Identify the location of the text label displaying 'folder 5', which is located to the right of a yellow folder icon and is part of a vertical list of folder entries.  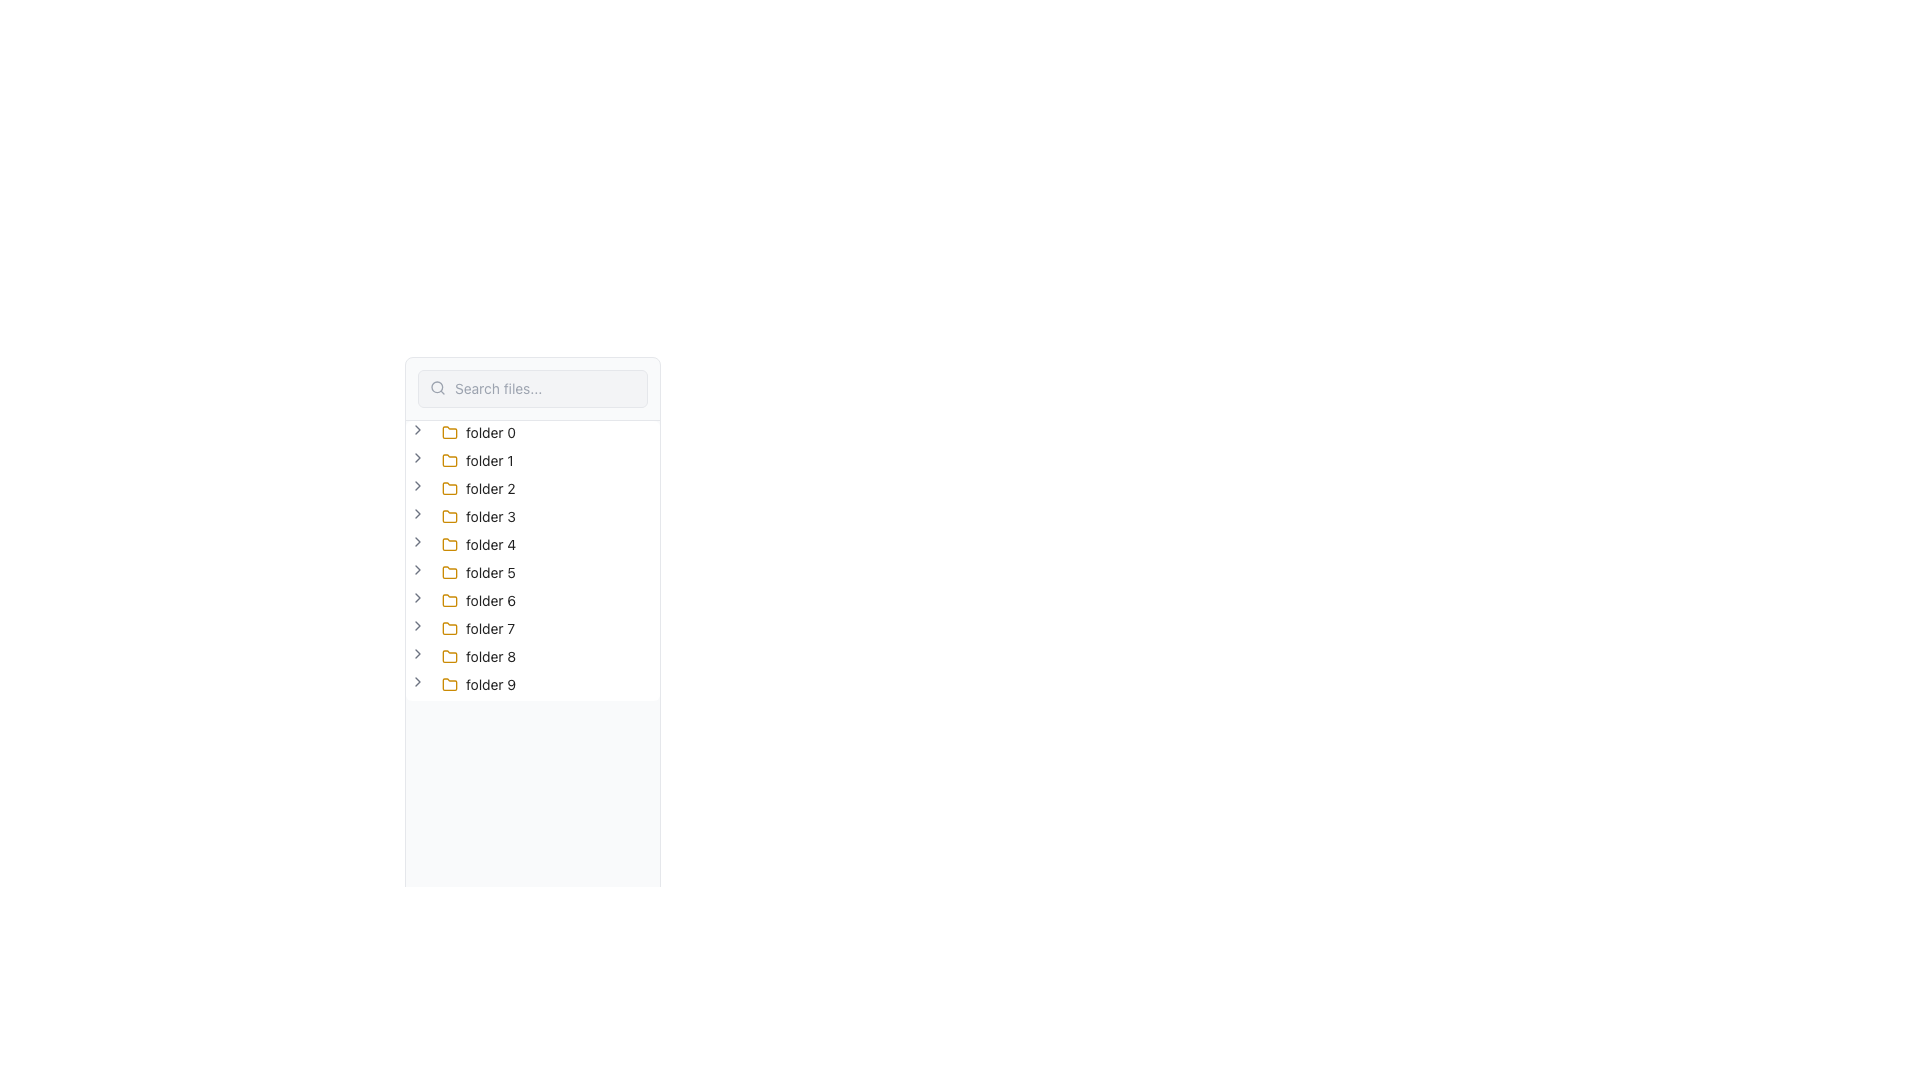
(490, 573).